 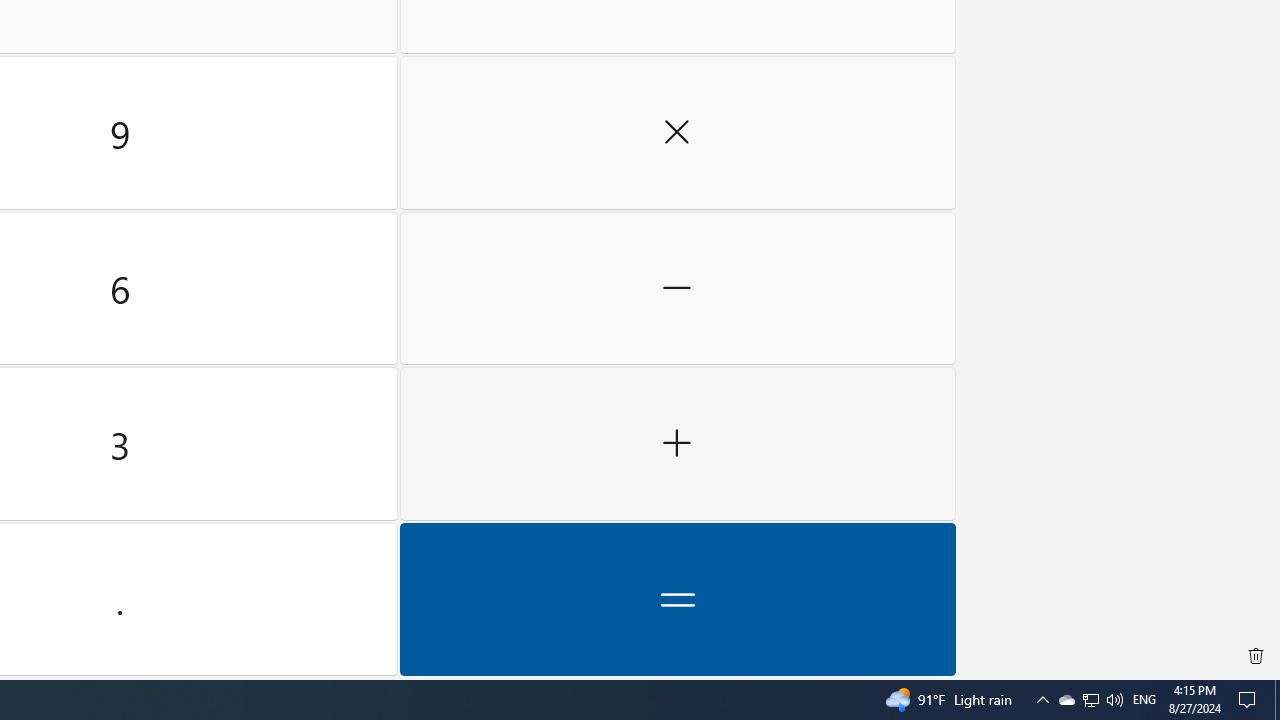 What do you see at coordinates (1255, 655) in the screenshot?
I see `'Clear all history'` at bounding box center [1255, 655].